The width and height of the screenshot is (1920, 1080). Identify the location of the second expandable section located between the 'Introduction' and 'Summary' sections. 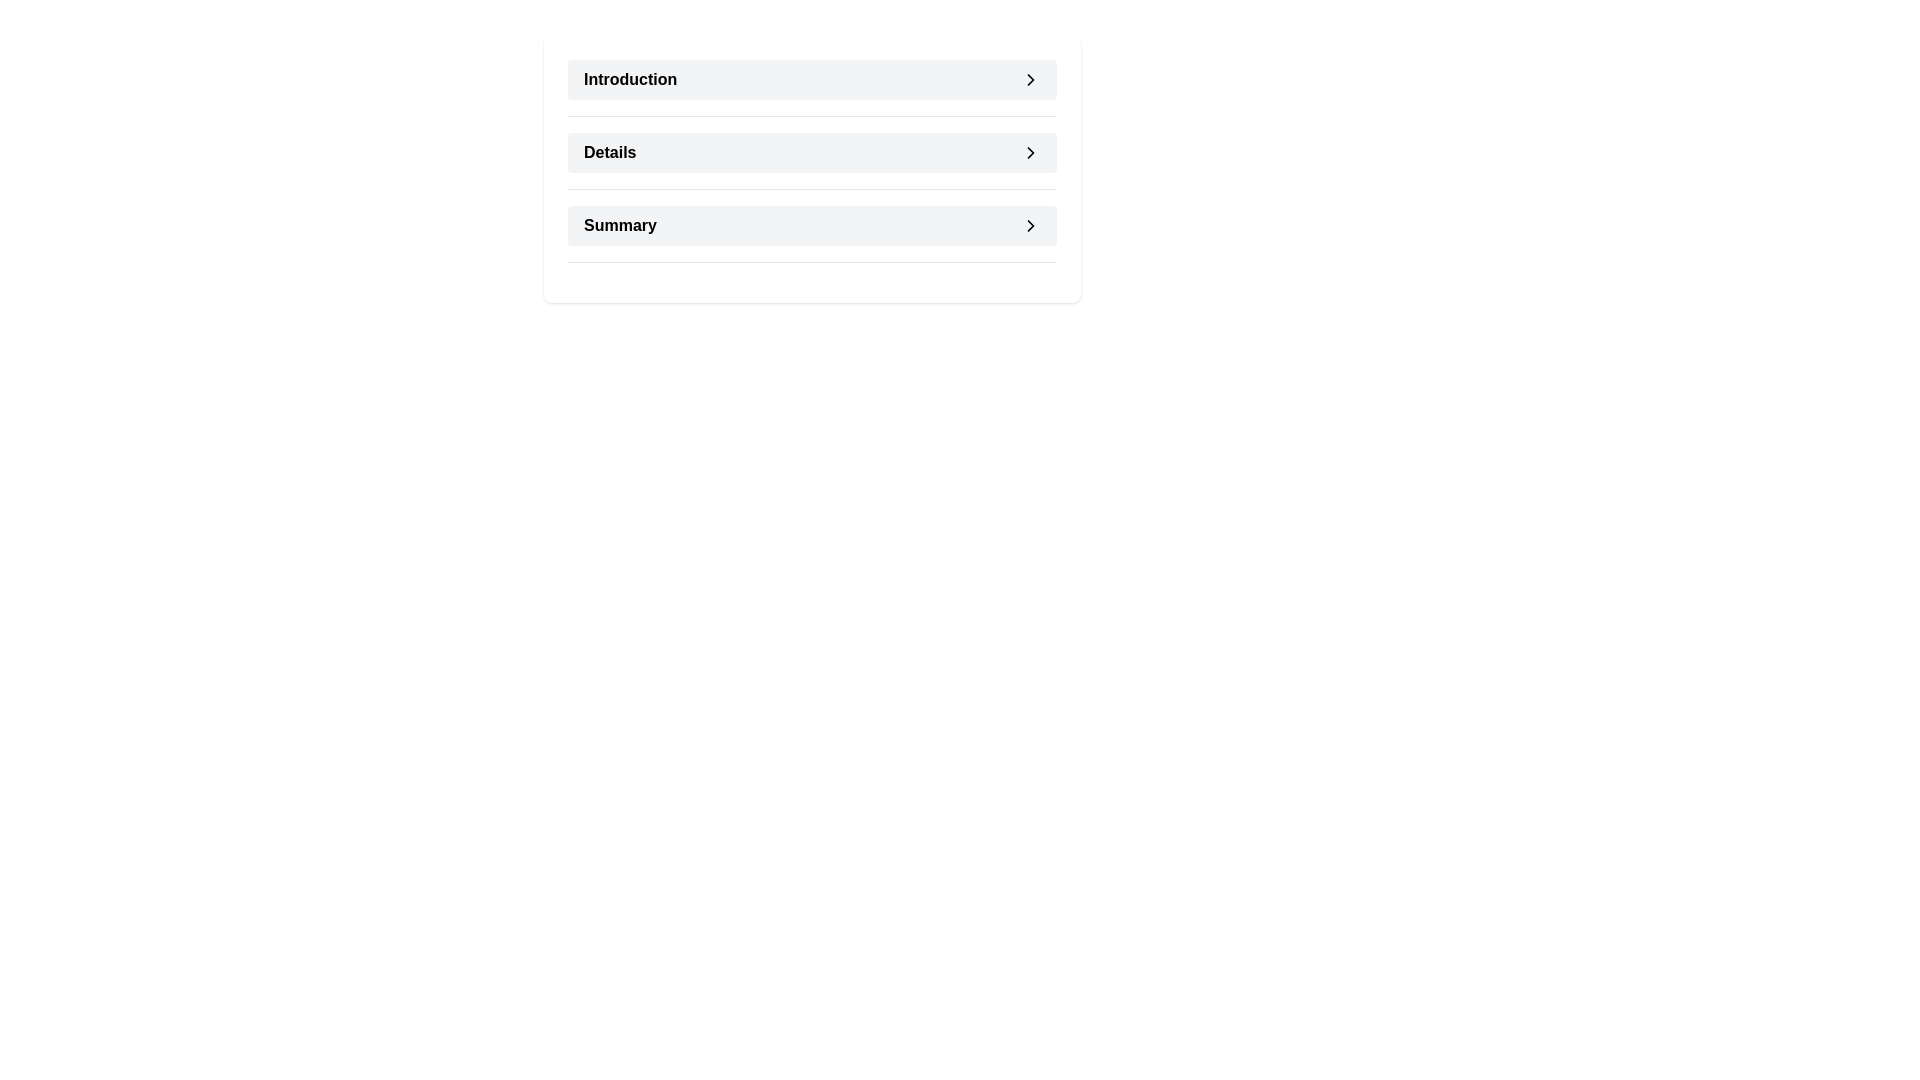
(812, 168).